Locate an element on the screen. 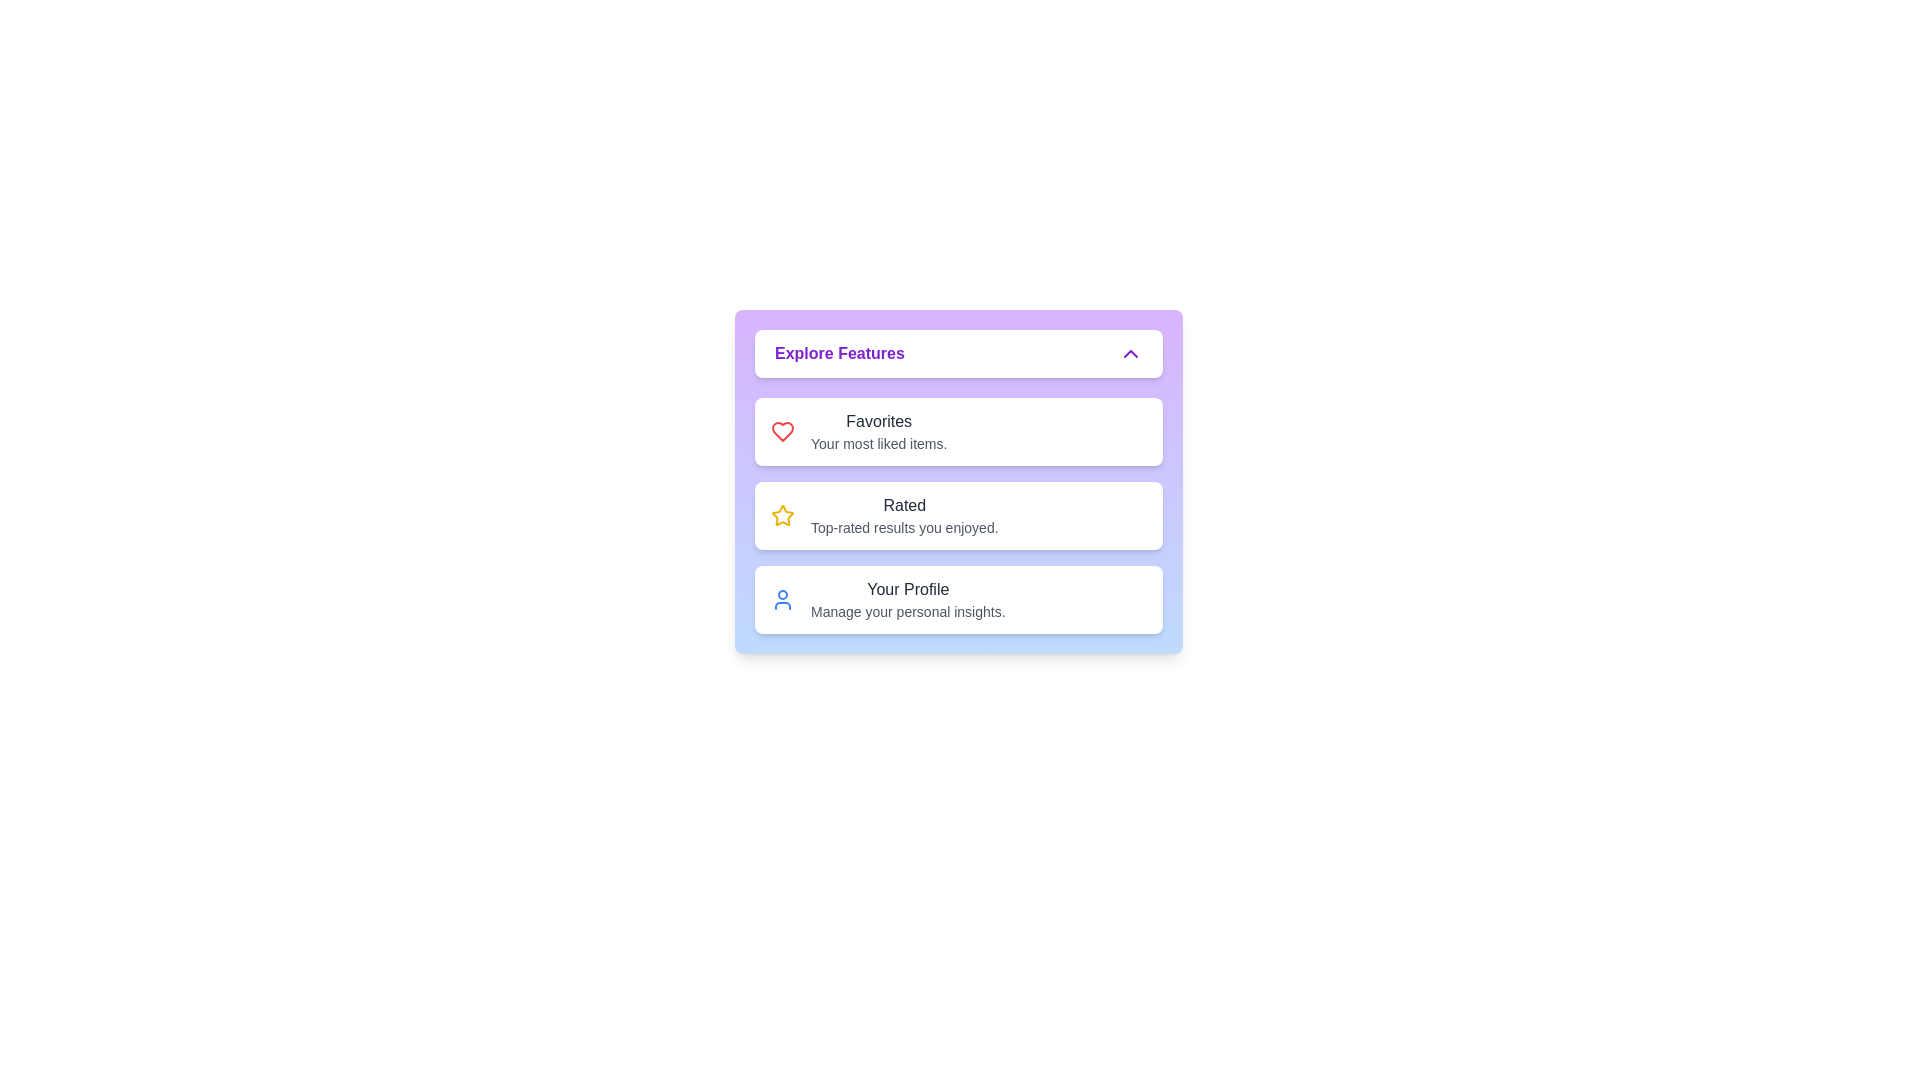 The image size is (1920, 1080). the third interactive card in the 'Explore Features' section is located at coordinates (958, 599).